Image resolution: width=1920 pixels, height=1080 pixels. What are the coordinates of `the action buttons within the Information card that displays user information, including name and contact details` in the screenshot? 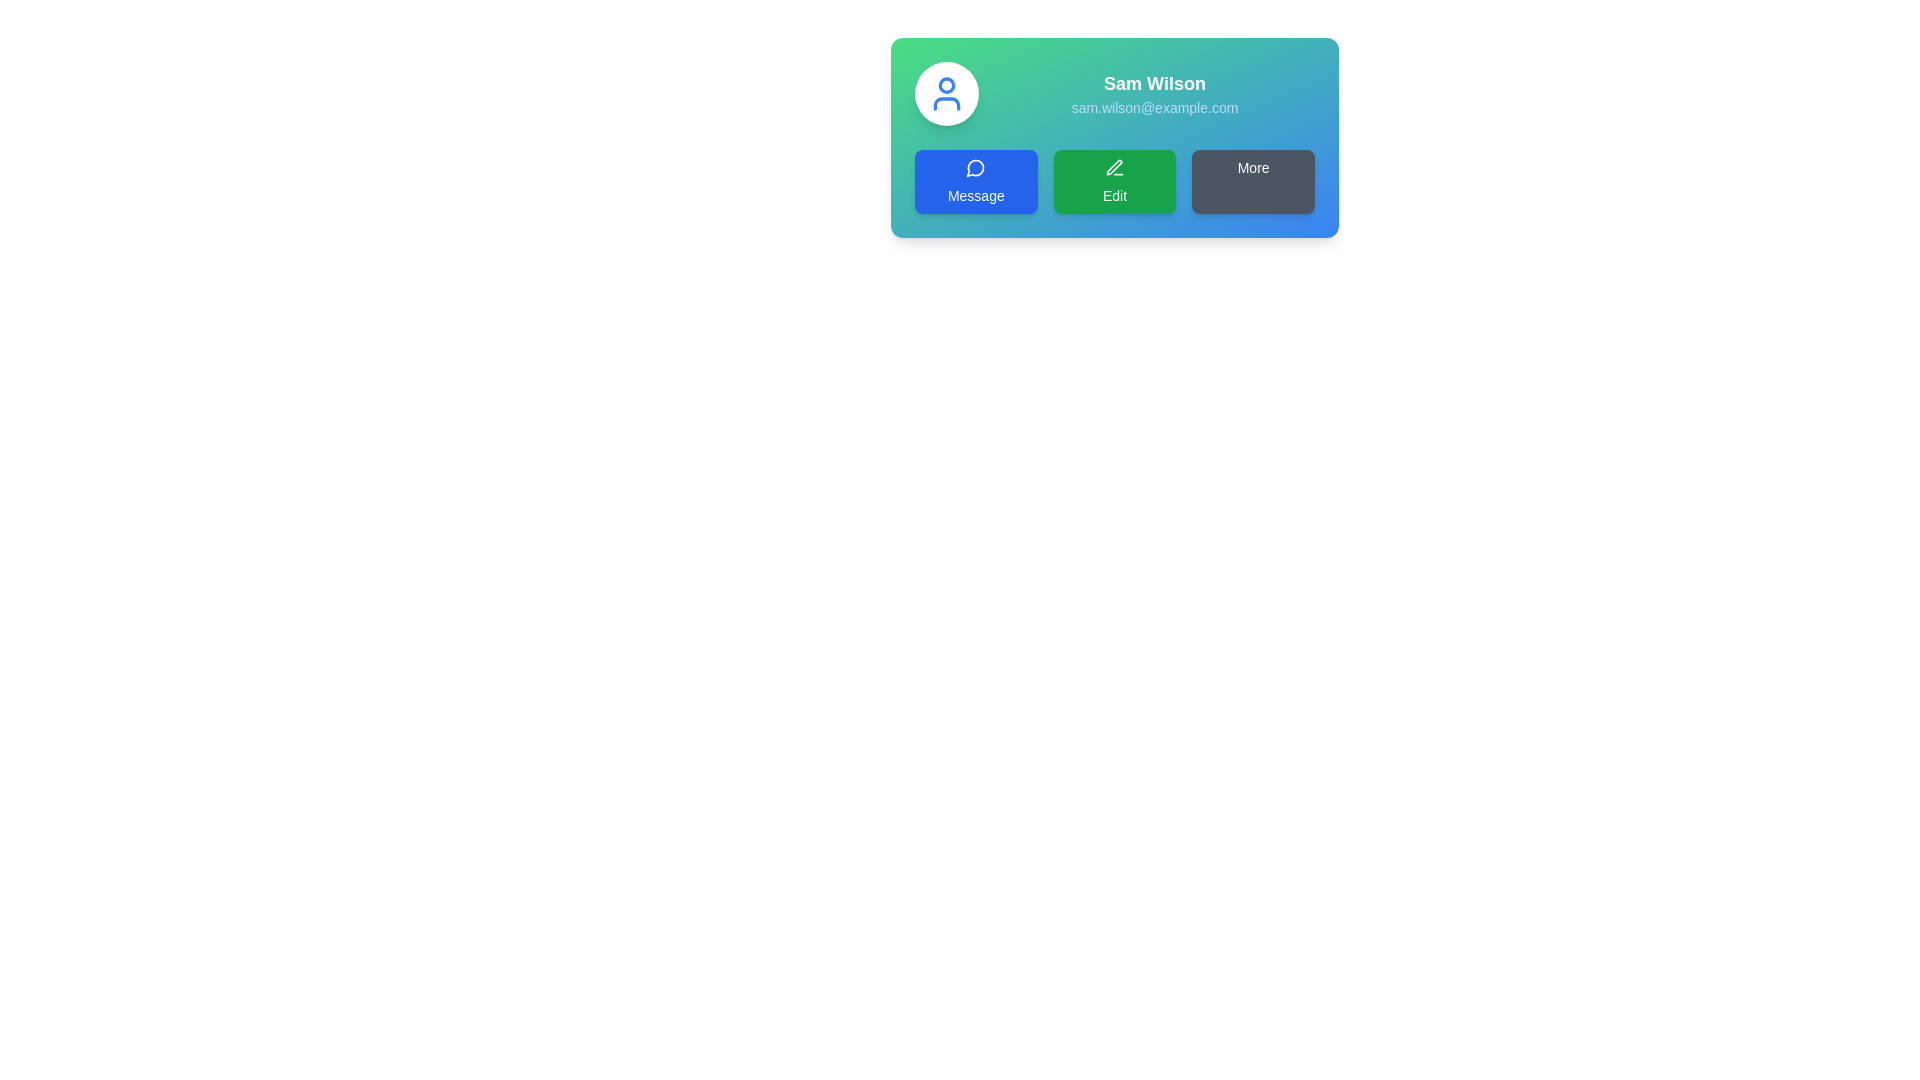 It's located at (1113, 137).